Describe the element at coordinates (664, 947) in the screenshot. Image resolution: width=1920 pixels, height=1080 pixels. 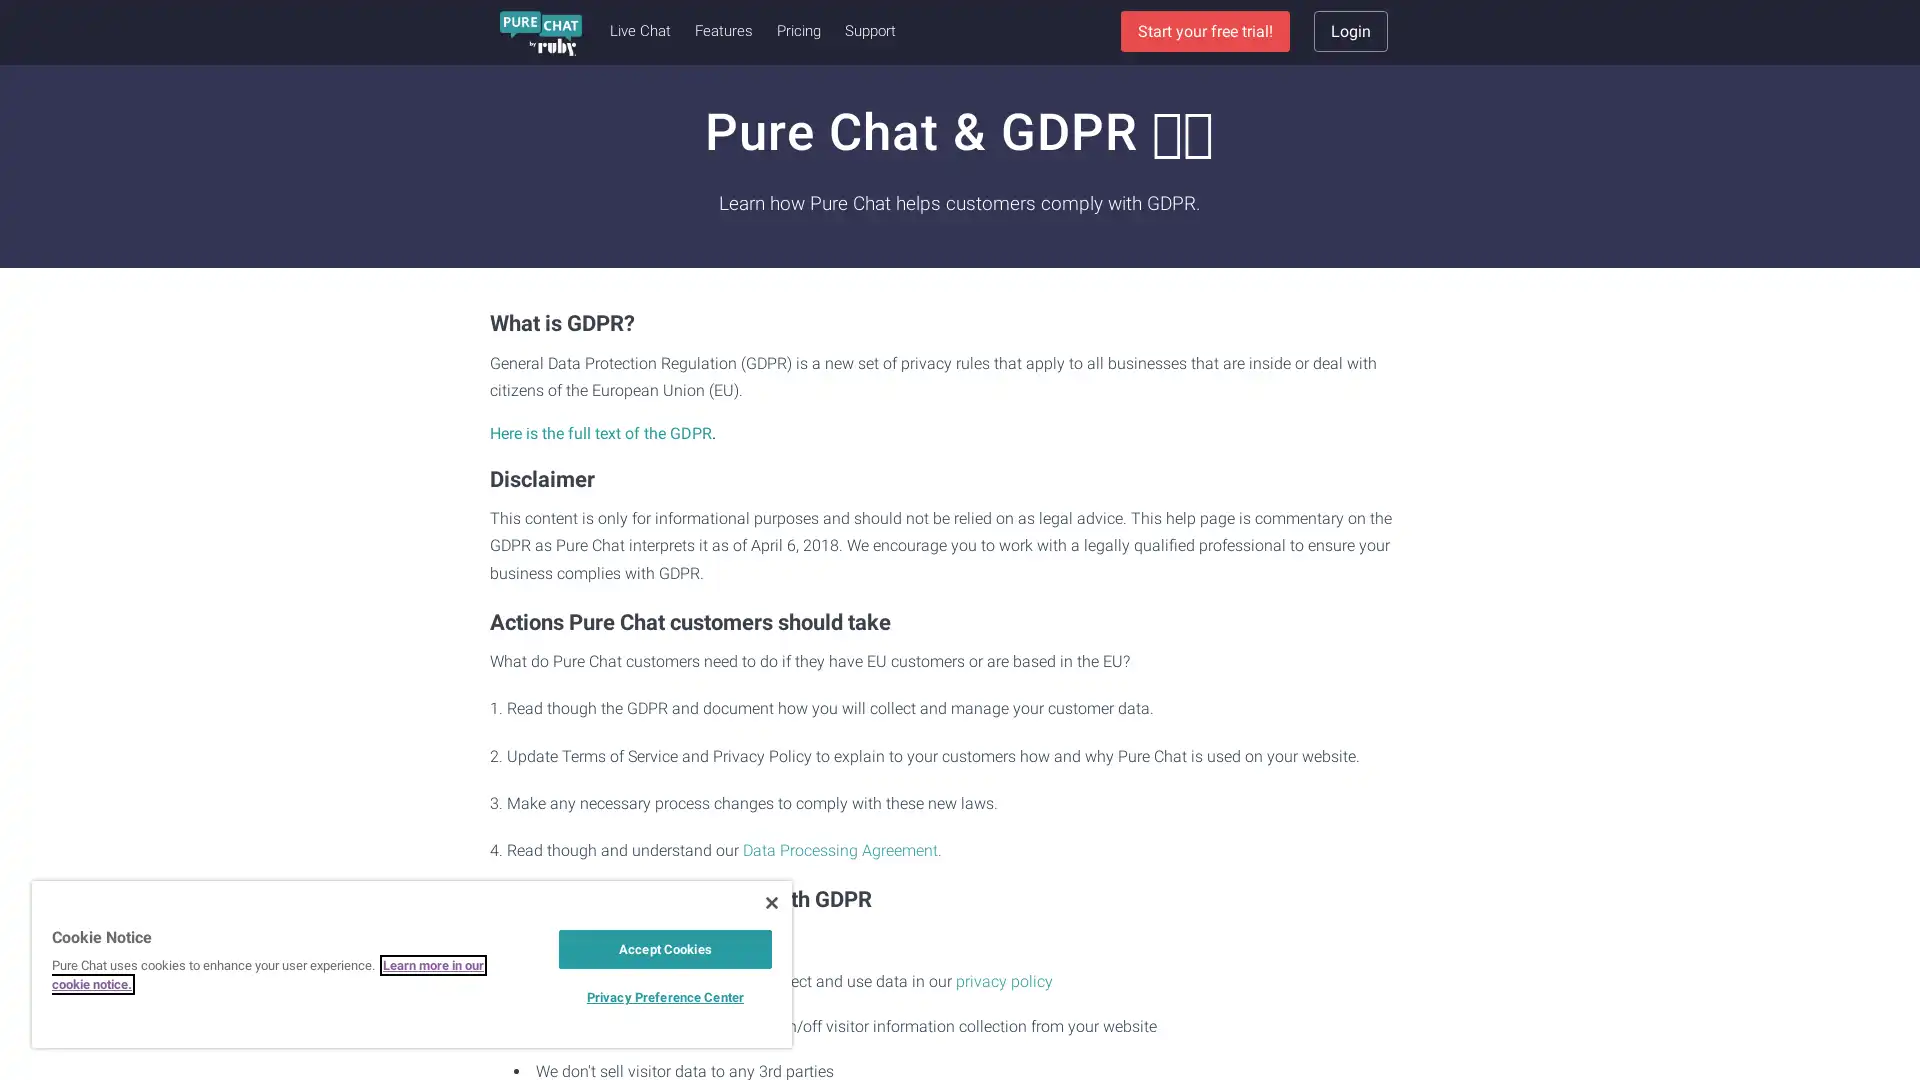
I see `Accept Cookies` at that location.